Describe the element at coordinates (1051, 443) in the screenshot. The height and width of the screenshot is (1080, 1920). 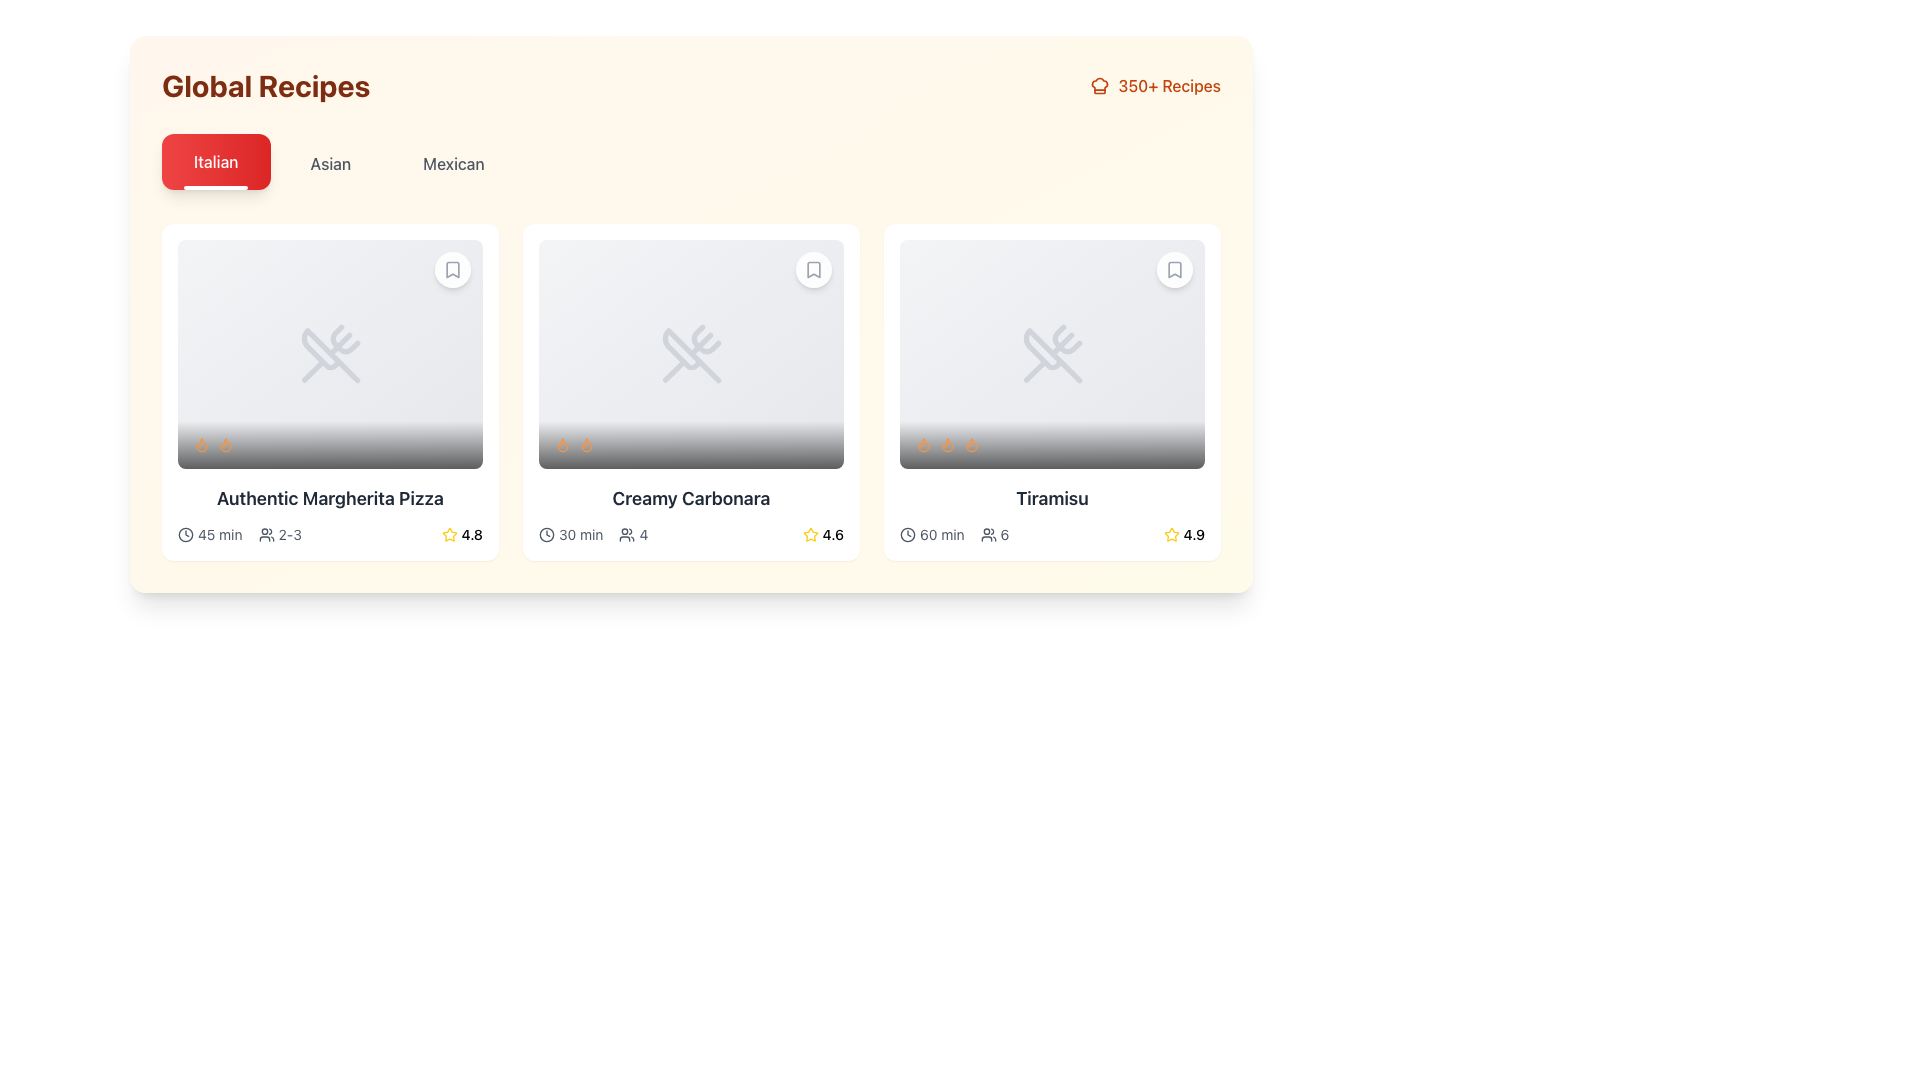
I see `the flame icons indicating the spiciness or heat level of the 'Tiramisu' recipe located at the bottom section of the recipe card` at that location.